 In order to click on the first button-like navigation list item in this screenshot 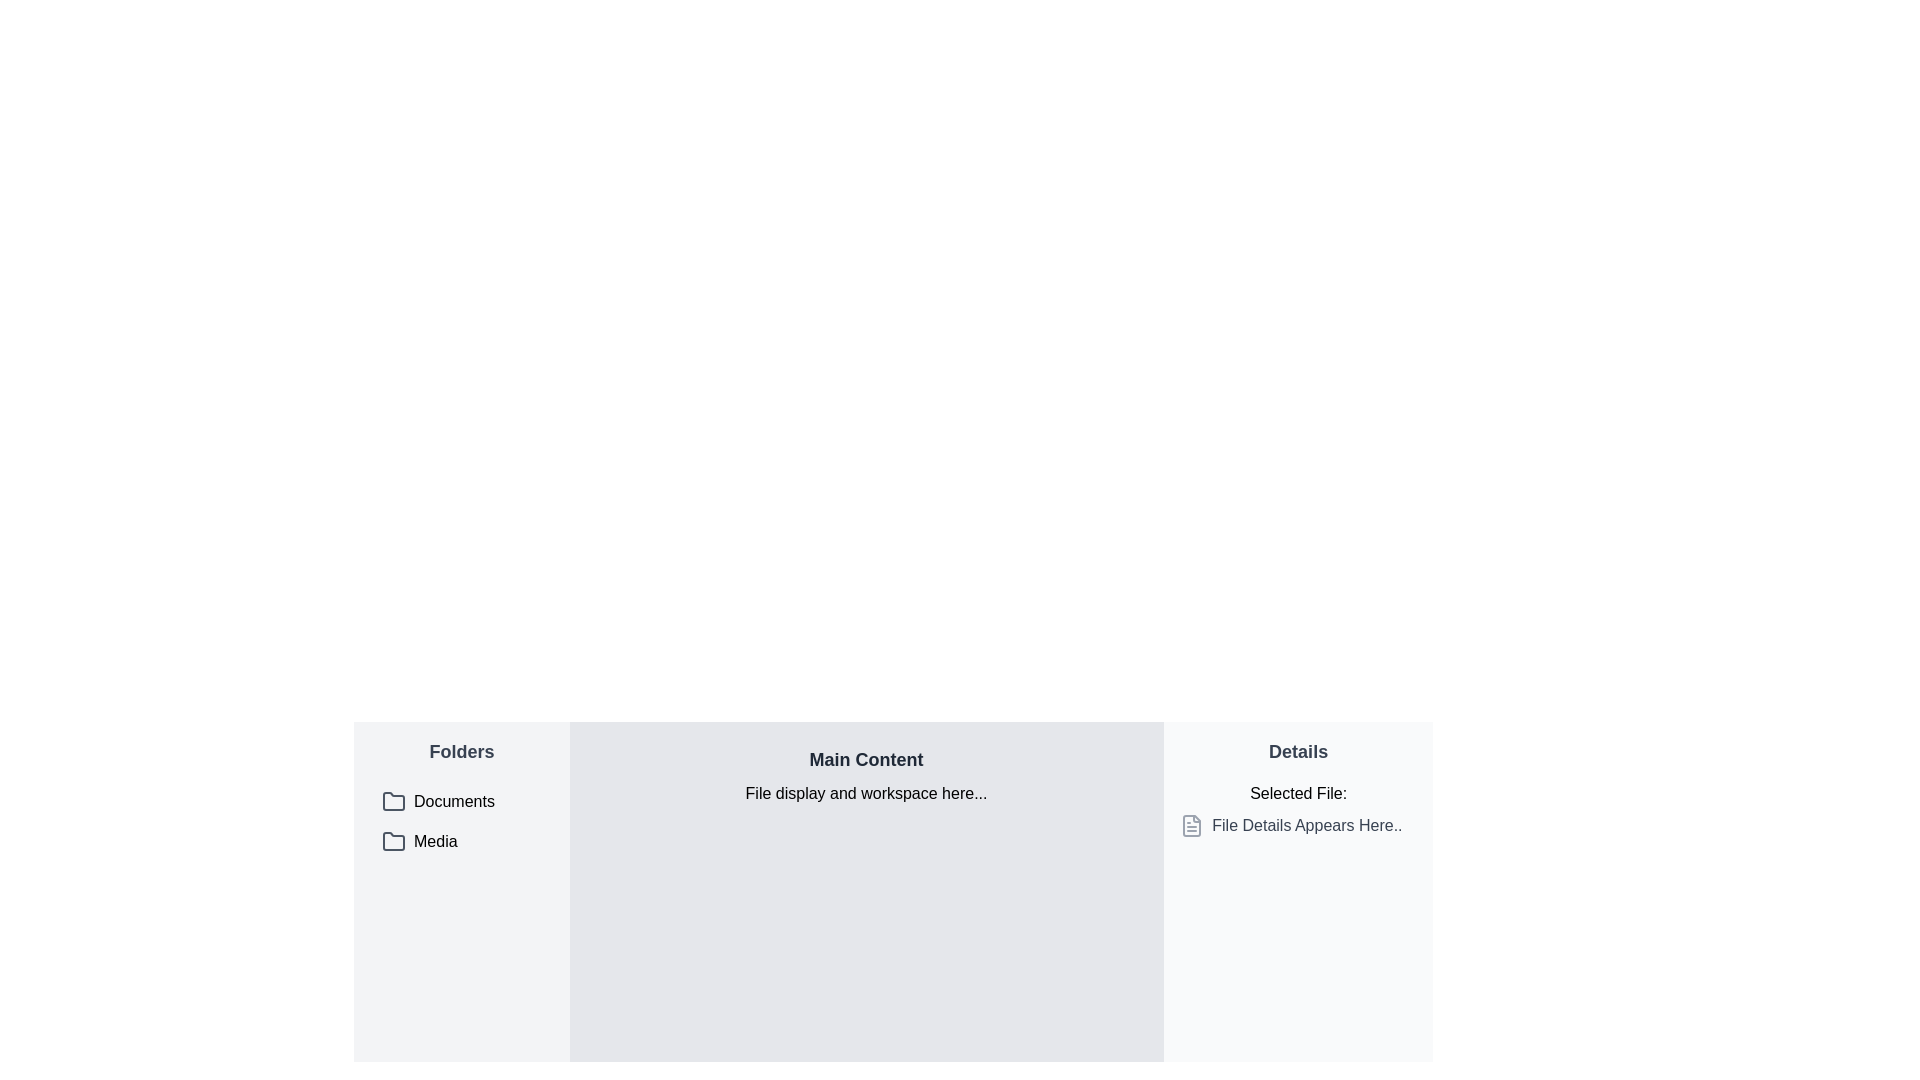, I will do `click(460, 801)`.